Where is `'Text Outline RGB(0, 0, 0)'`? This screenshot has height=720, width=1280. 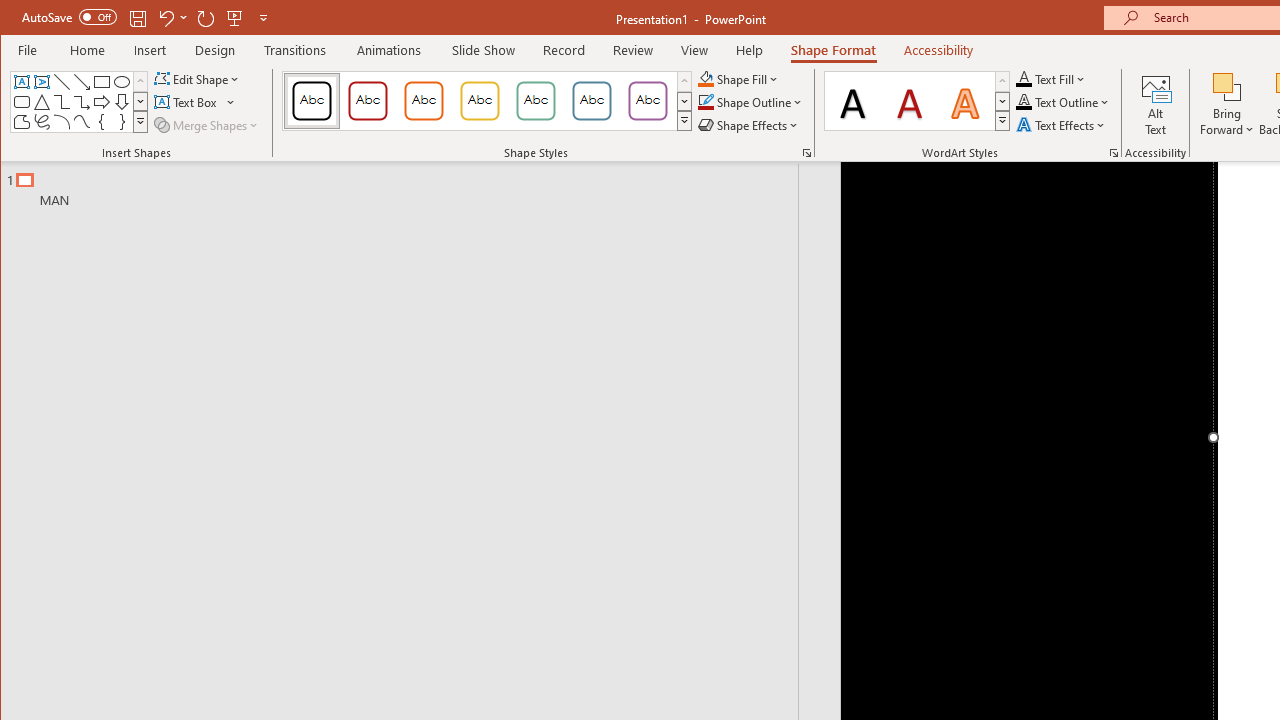 'Text Outline RGB(0, 0, 0)' is located at coordinates (1024, 102).